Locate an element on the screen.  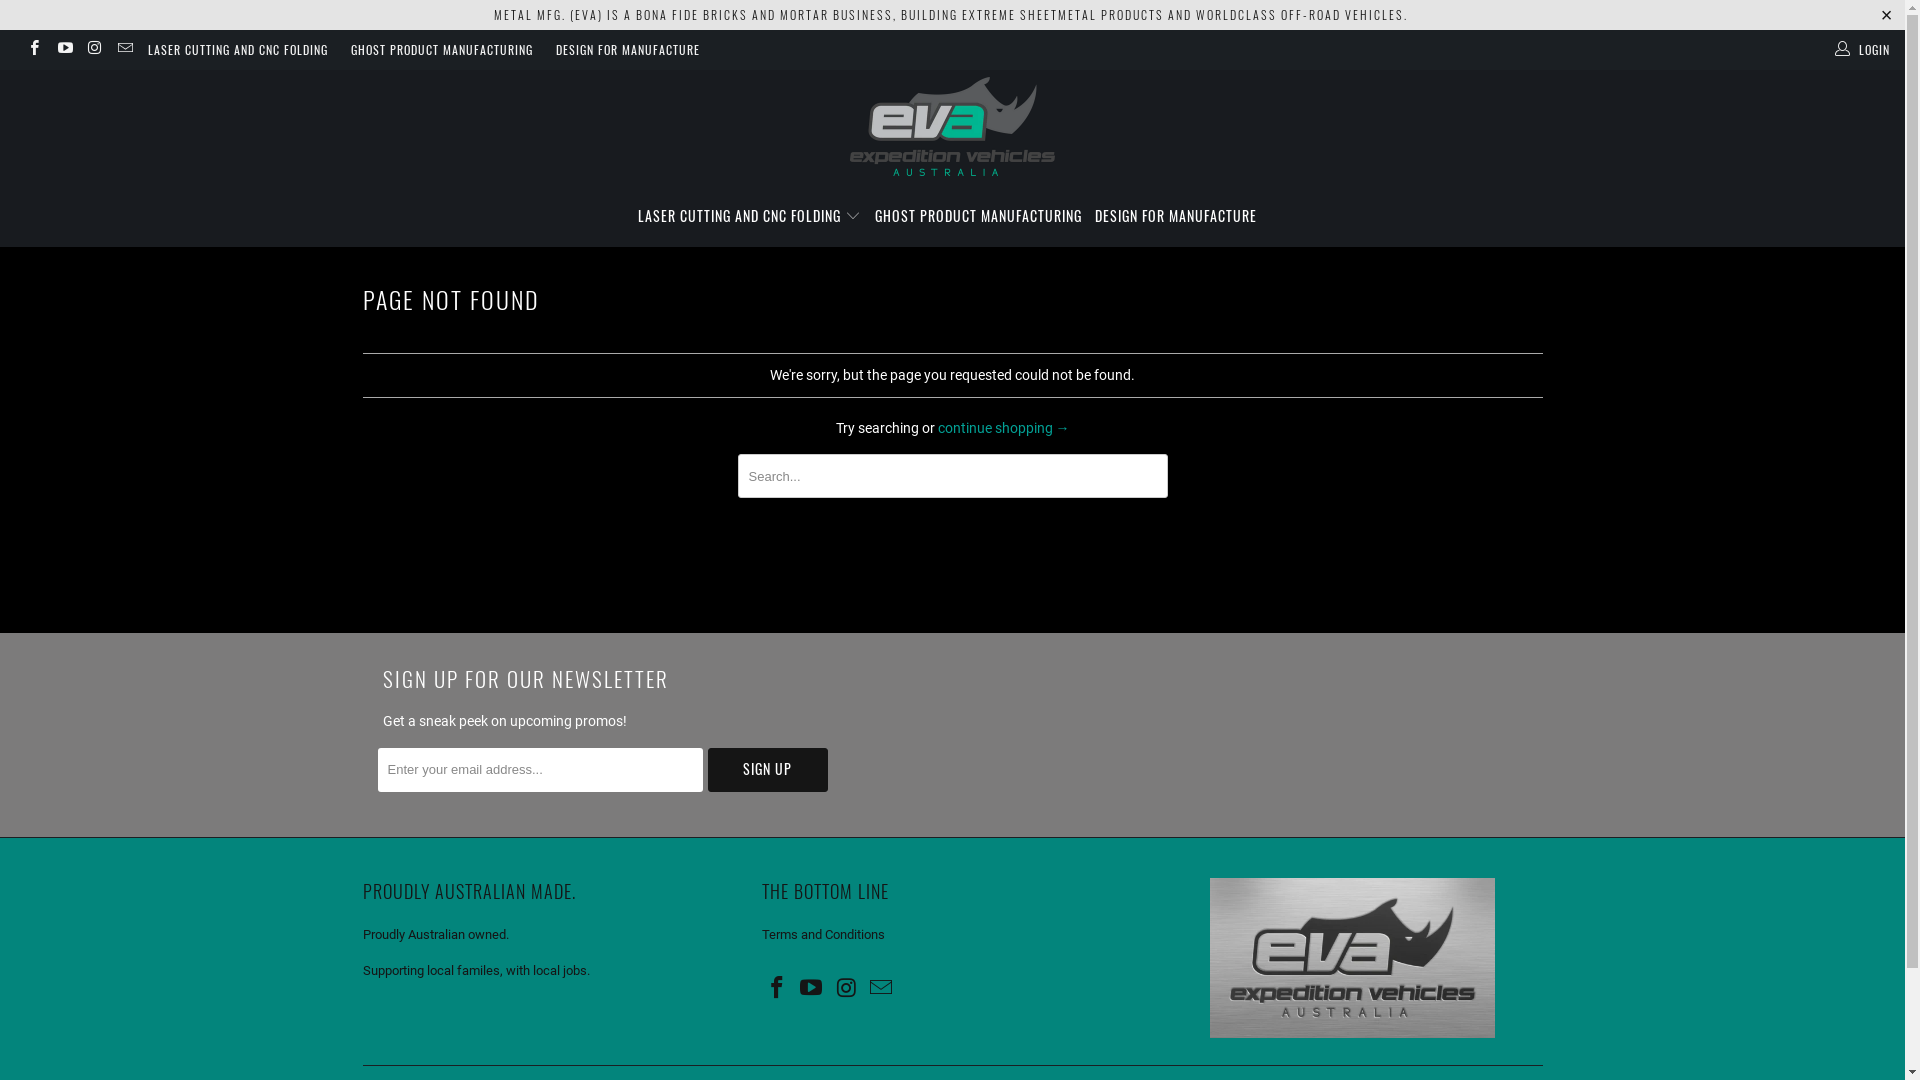
'Email Metal MFG. (Expedition Vehicles Australia Pty Ltd)' is located at coordinates (867, 987).